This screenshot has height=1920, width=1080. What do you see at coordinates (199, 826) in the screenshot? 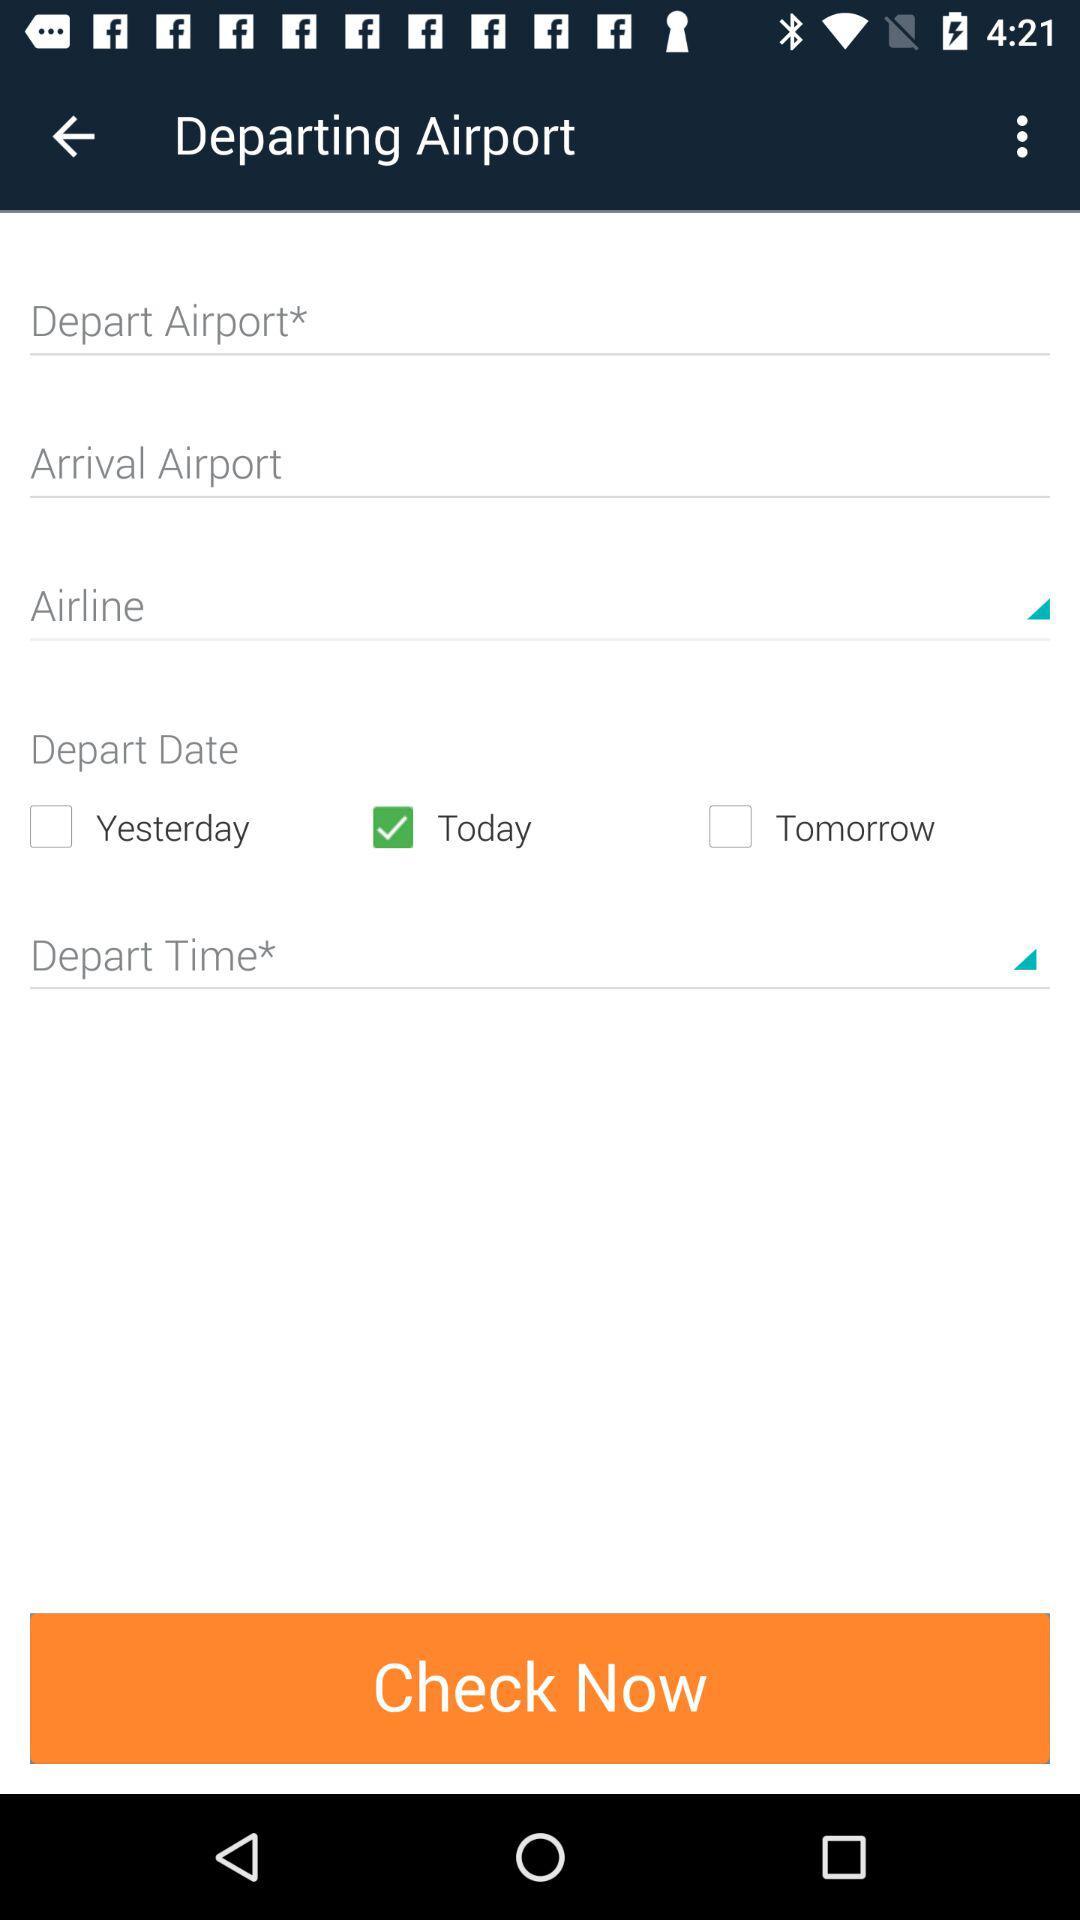
I see `the yesterday item` at bounding box center [199, 826].